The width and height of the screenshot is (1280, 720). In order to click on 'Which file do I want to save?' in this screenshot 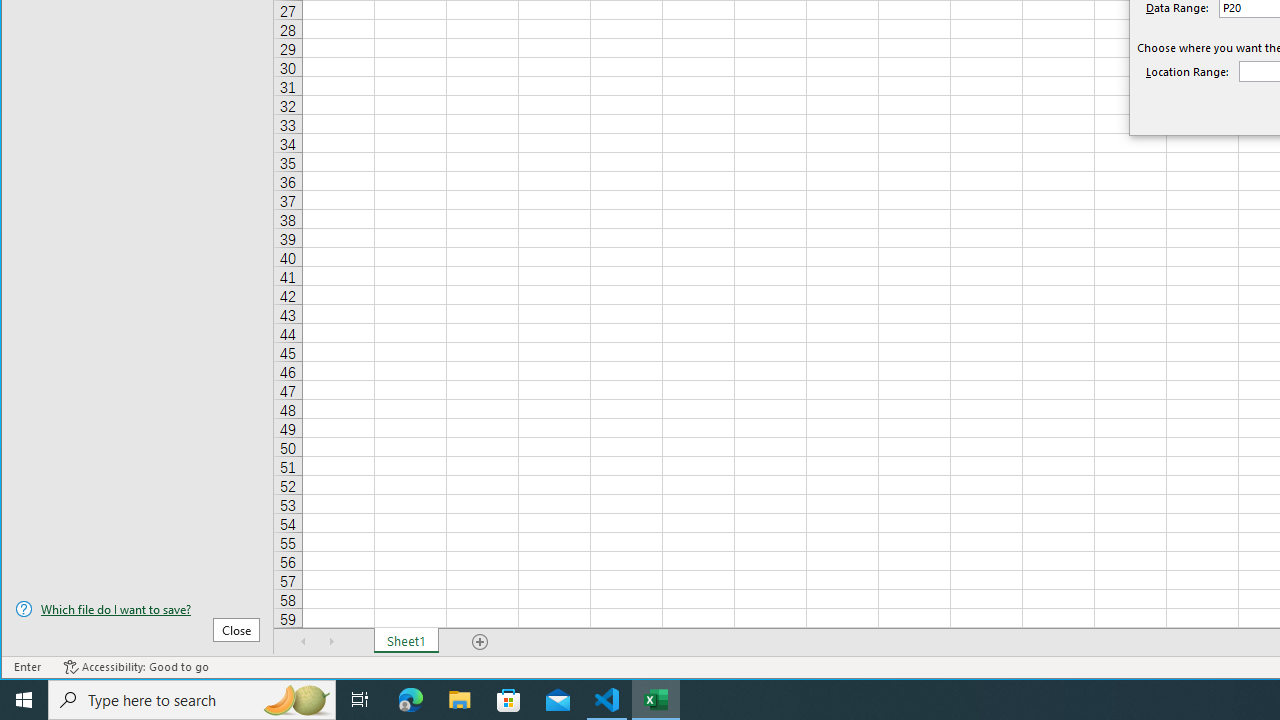, I will do `click(136, 608)`.